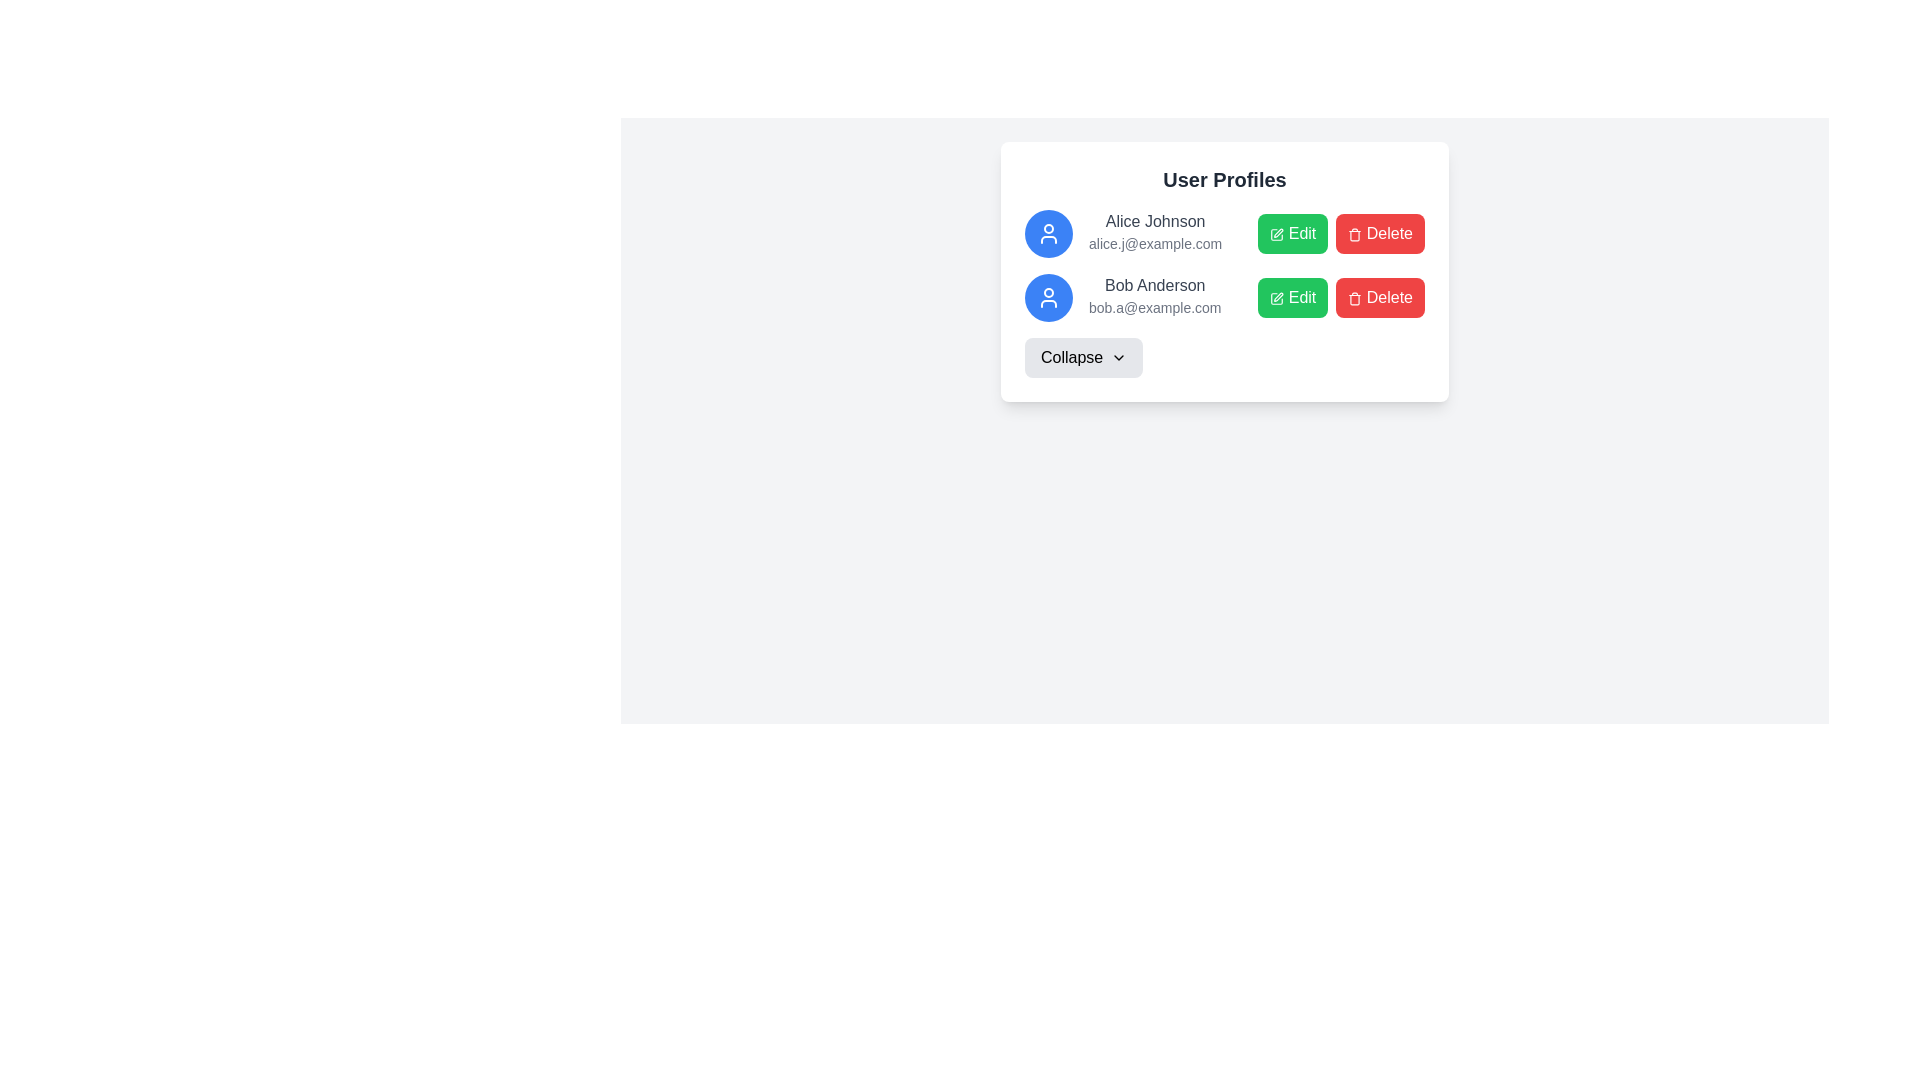  I want to click on the button group containing actionable buttons, so click(1341, 297).